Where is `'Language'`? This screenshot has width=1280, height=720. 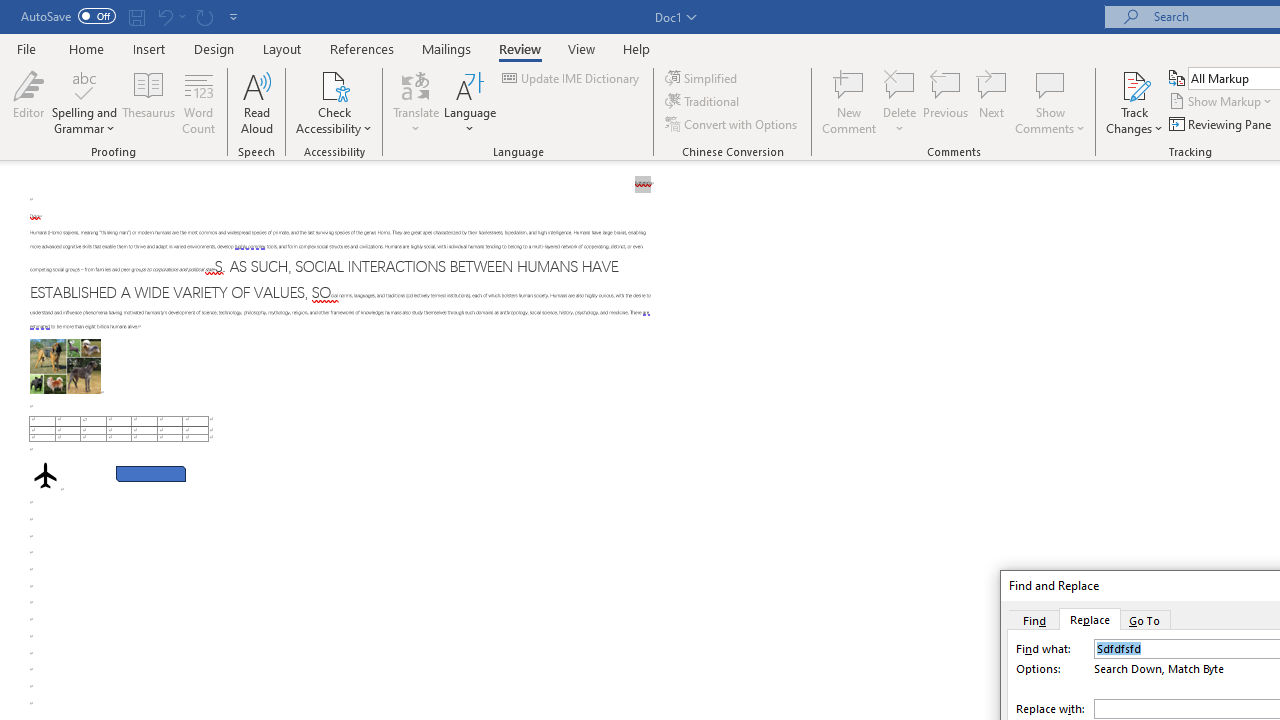
'Language' is located at coordinates (469, 103).